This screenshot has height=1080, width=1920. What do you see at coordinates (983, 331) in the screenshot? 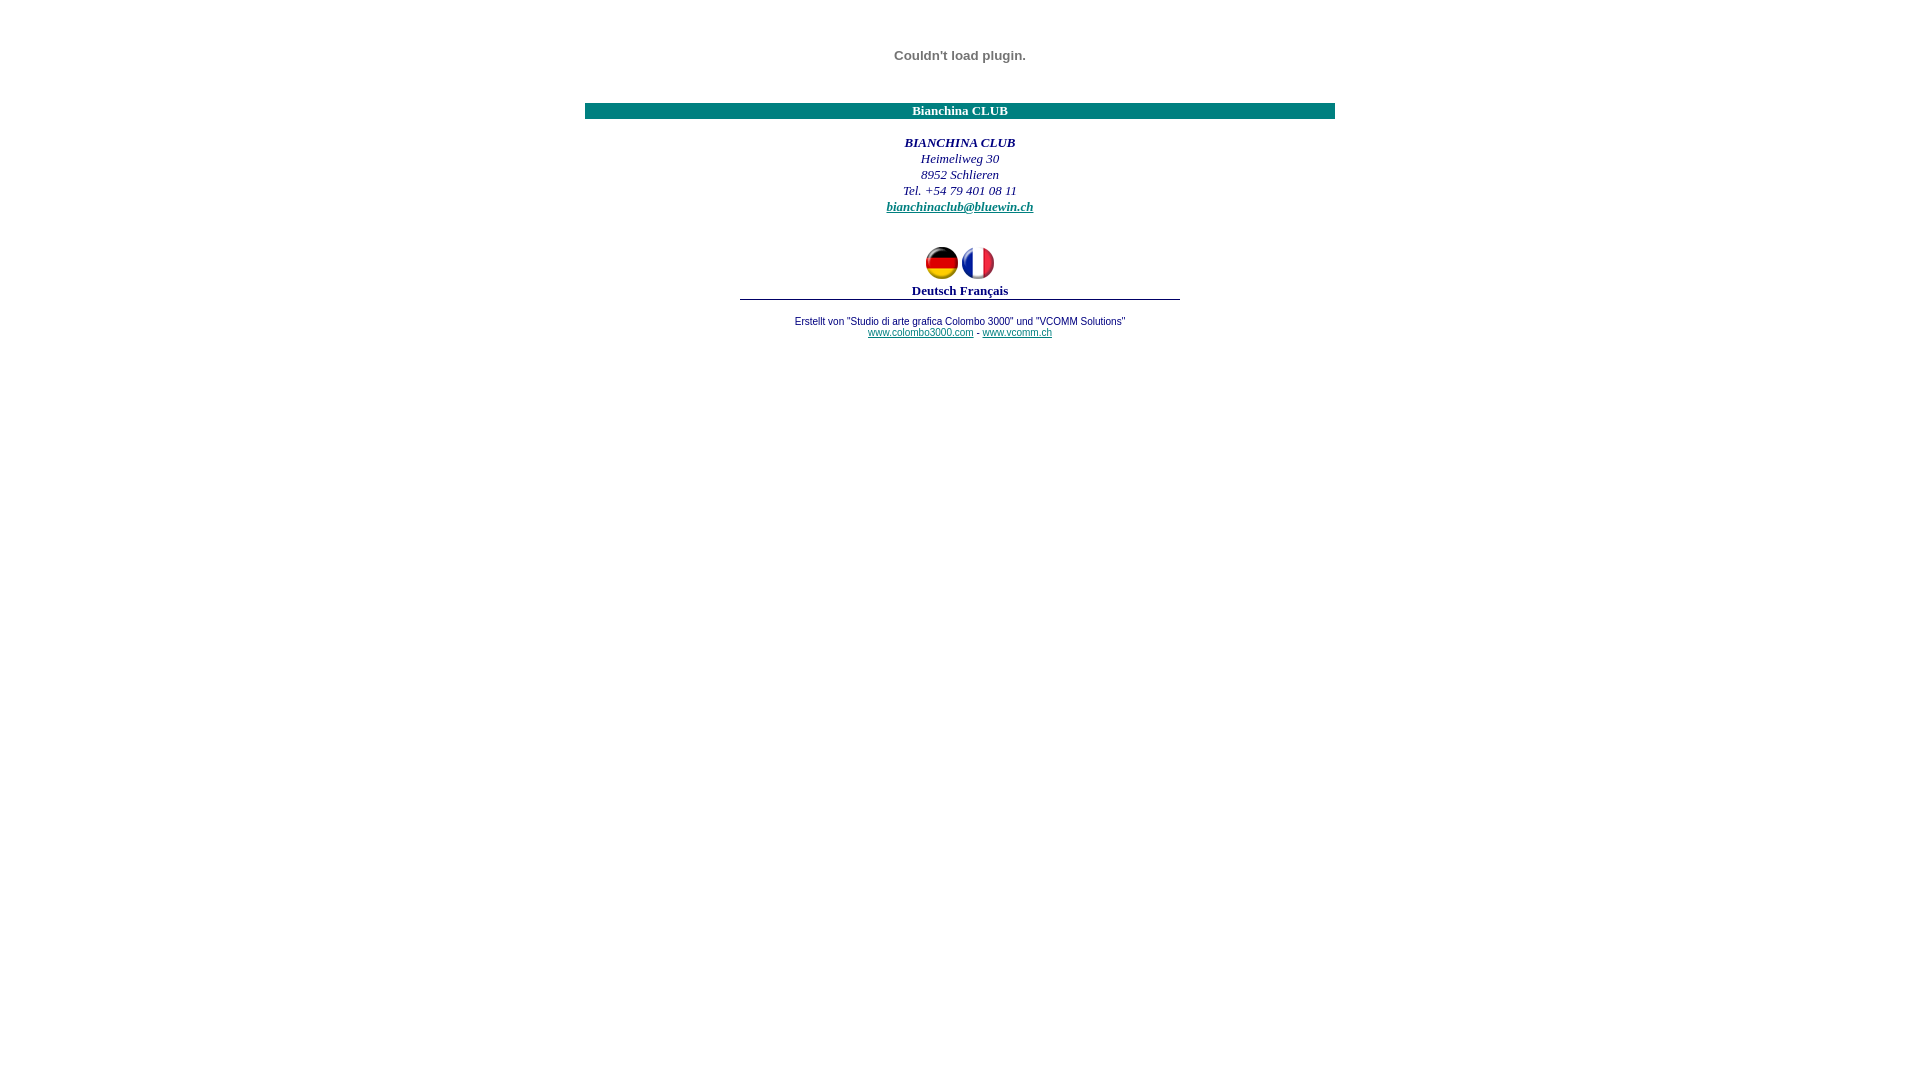
I see `'www.vcomm.ch'` at bounding box center [983, 331].